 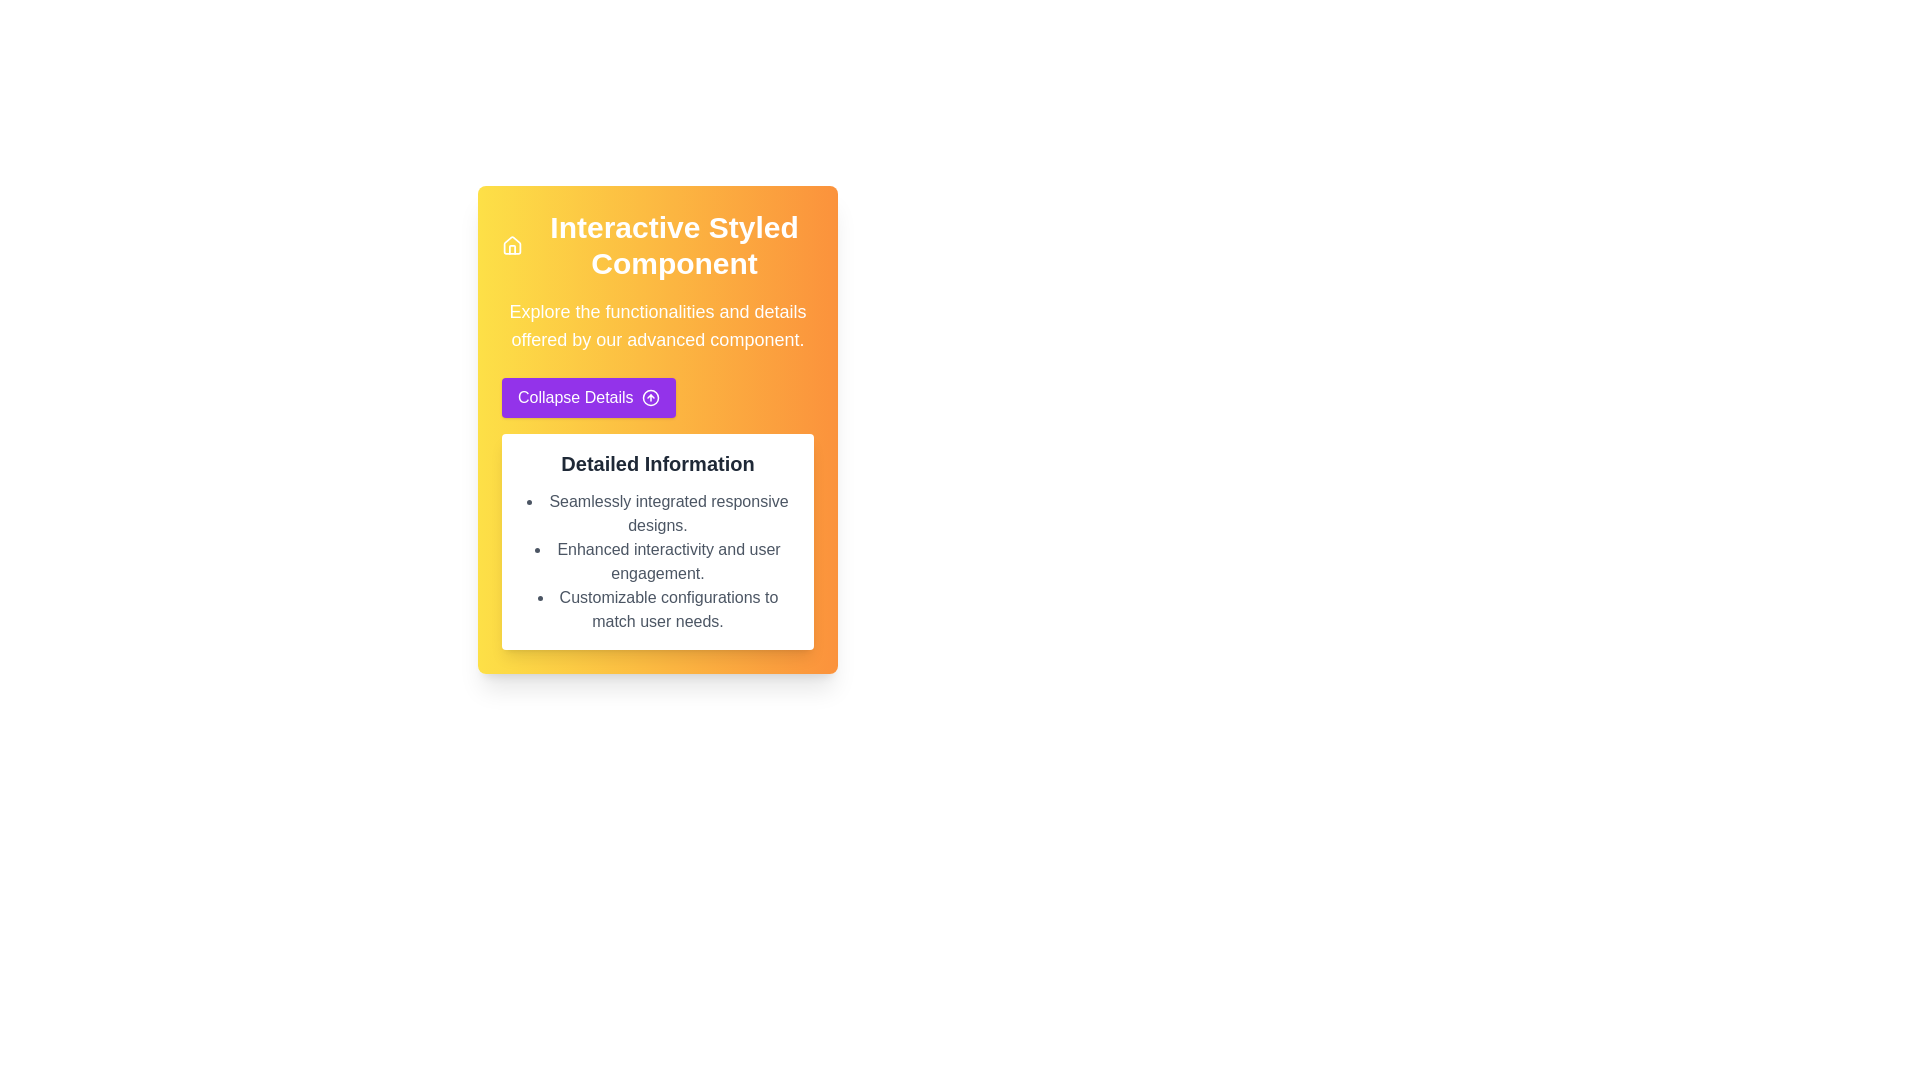 I want to click on text 'Enhanced interactivity and user engagement.' from the second bullet-point list item under the 'Detailed Information' section, so click(x=657, y=562).